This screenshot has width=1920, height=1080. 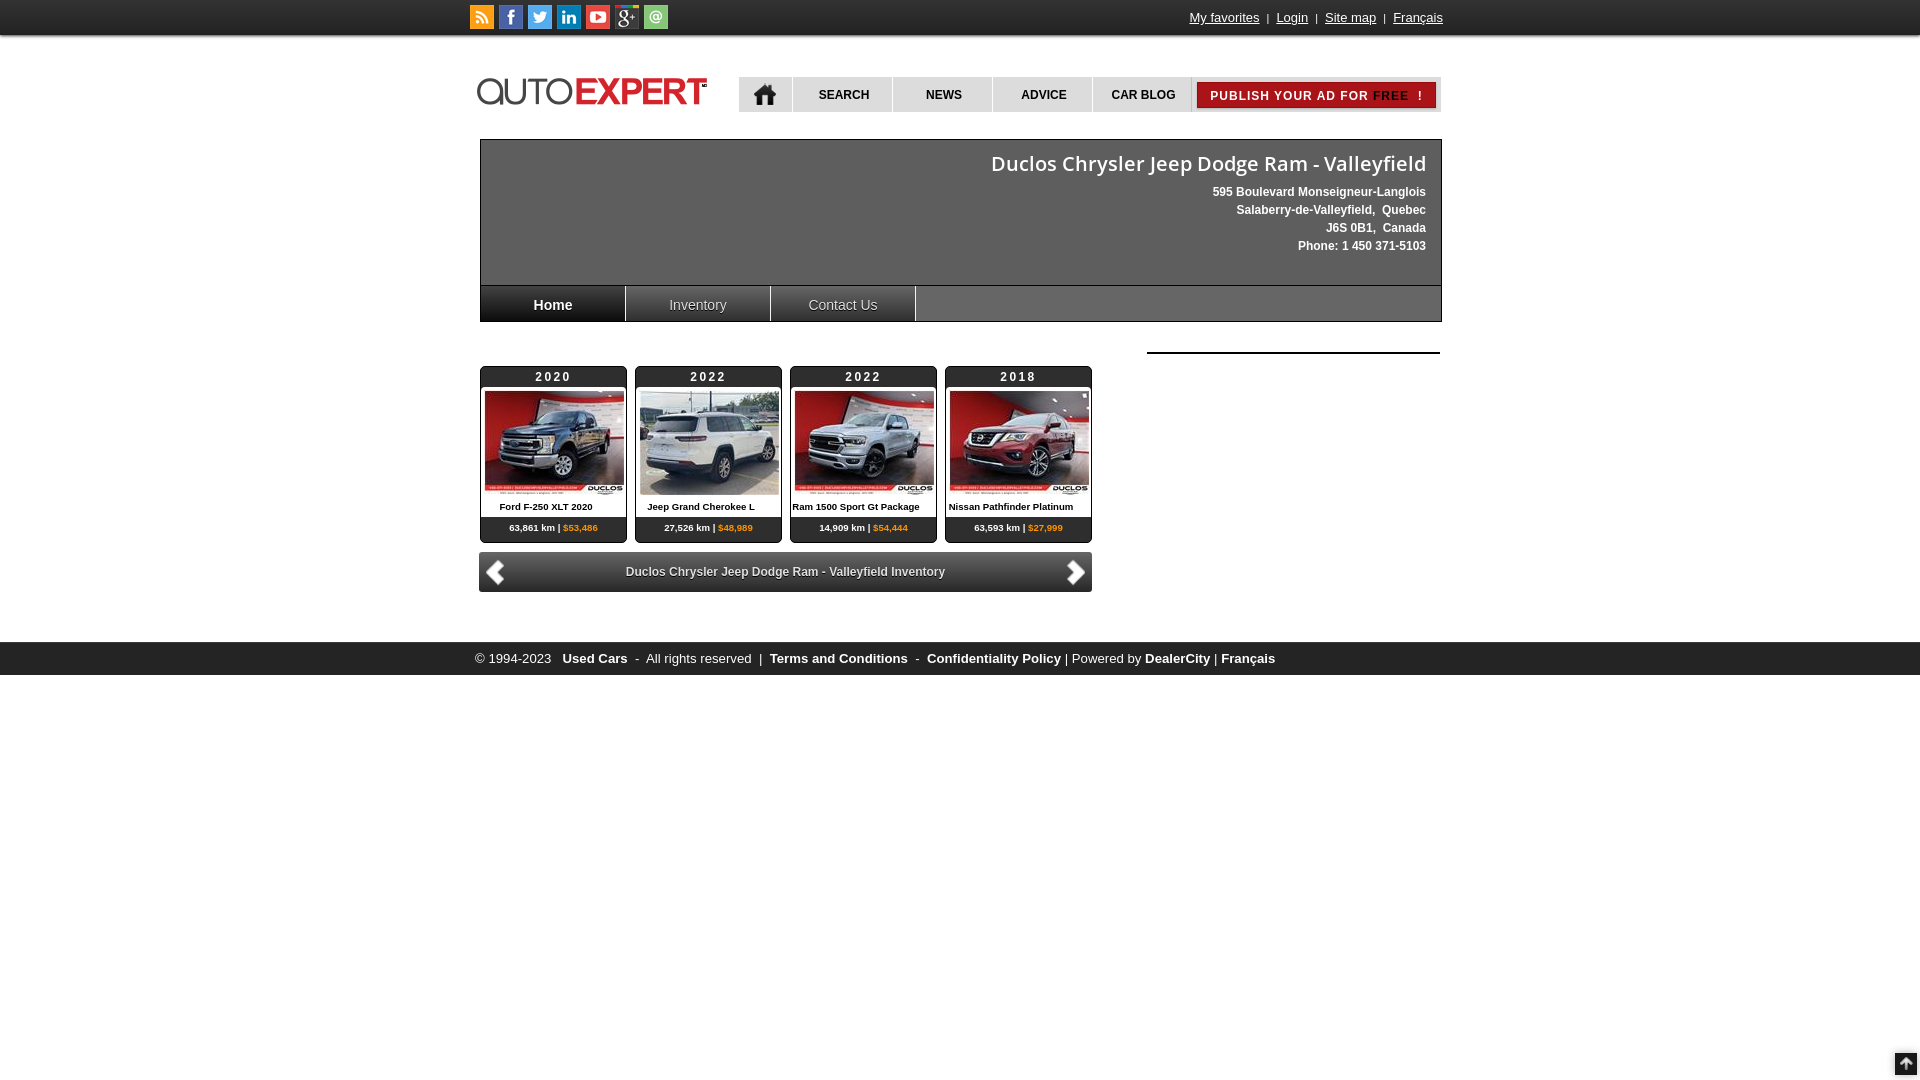 I want to click on 'Used Cars', so click(x=593, y=658).